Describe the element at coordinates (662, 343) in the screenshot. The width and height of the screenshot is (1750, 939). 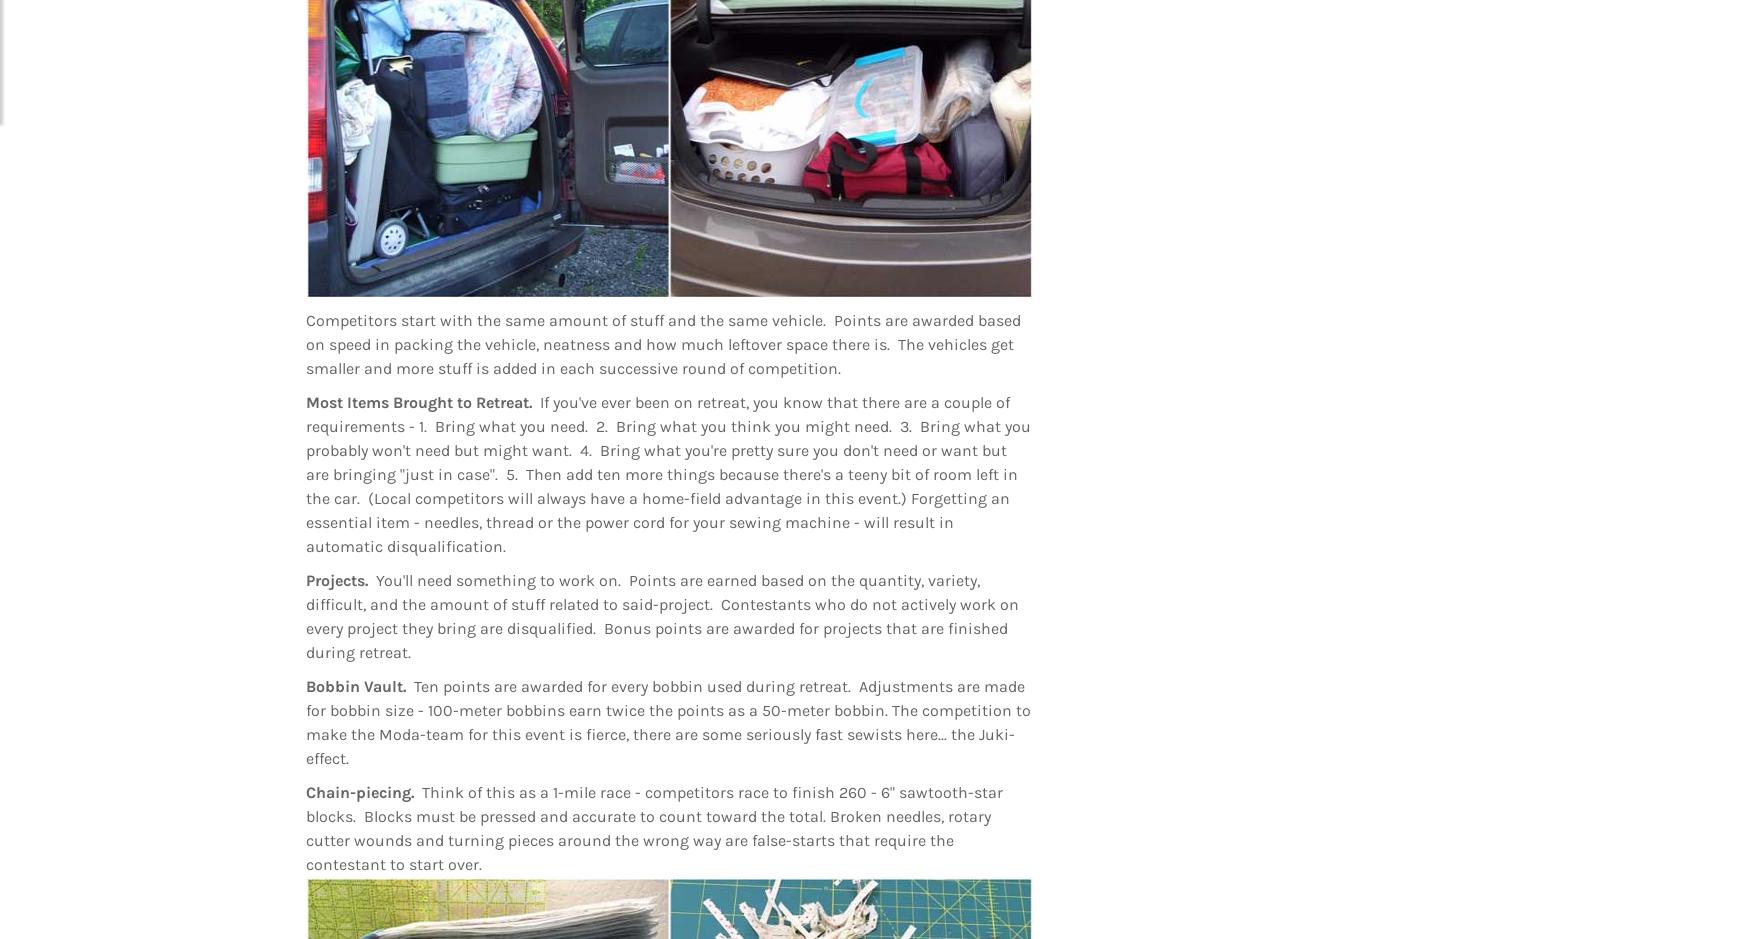
I see `'Competitors start with the same amount of stuff and the same vehicle.  Points are awarded based on speed in packing the vehicle, neatness and how much leftover space there is.  The vehicles get smaller and more stuff is added in each successive round of competition.'` at that location.